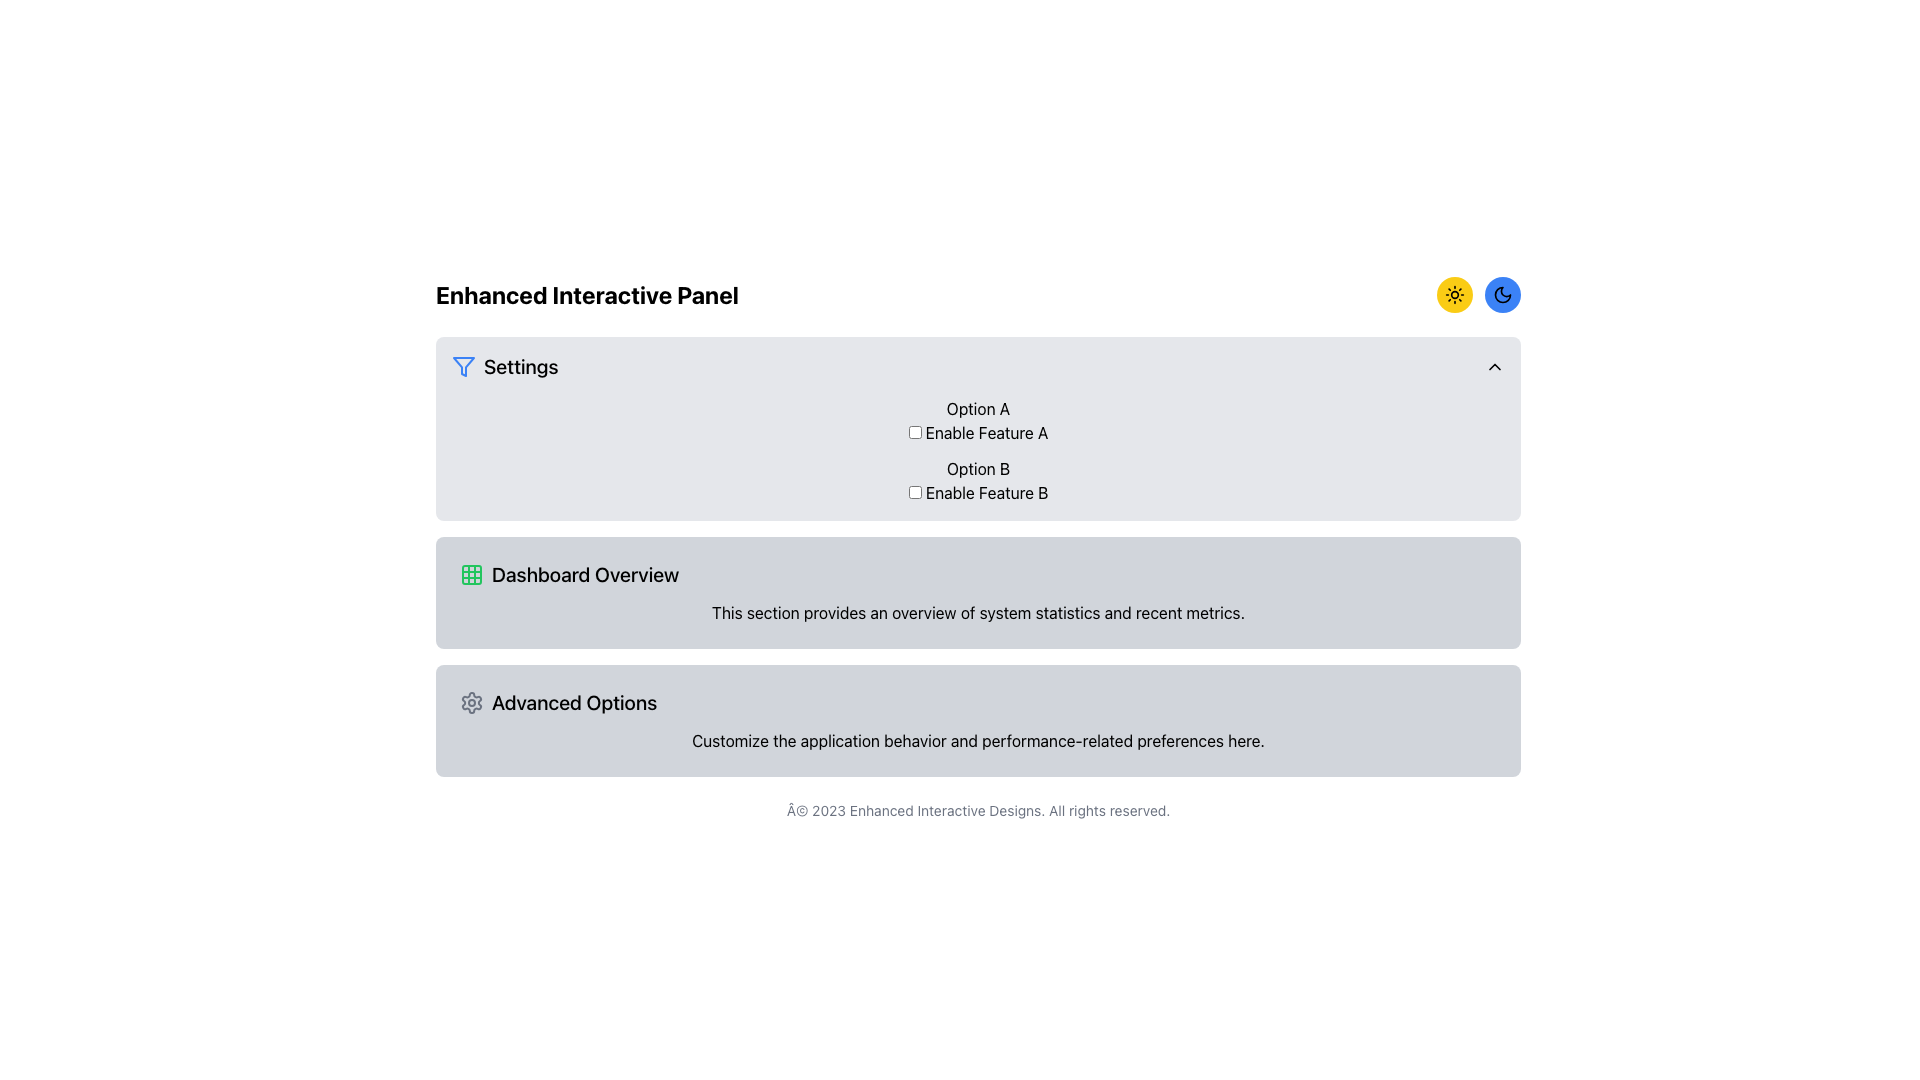 This screenshot has width=1920, height=1080. Describe the element at coordinates (978, 469) in the screenshot. I see `the text label that describes the 'Enable Feature B' checkbox, located centrally to the left of the checkbox` at that location.